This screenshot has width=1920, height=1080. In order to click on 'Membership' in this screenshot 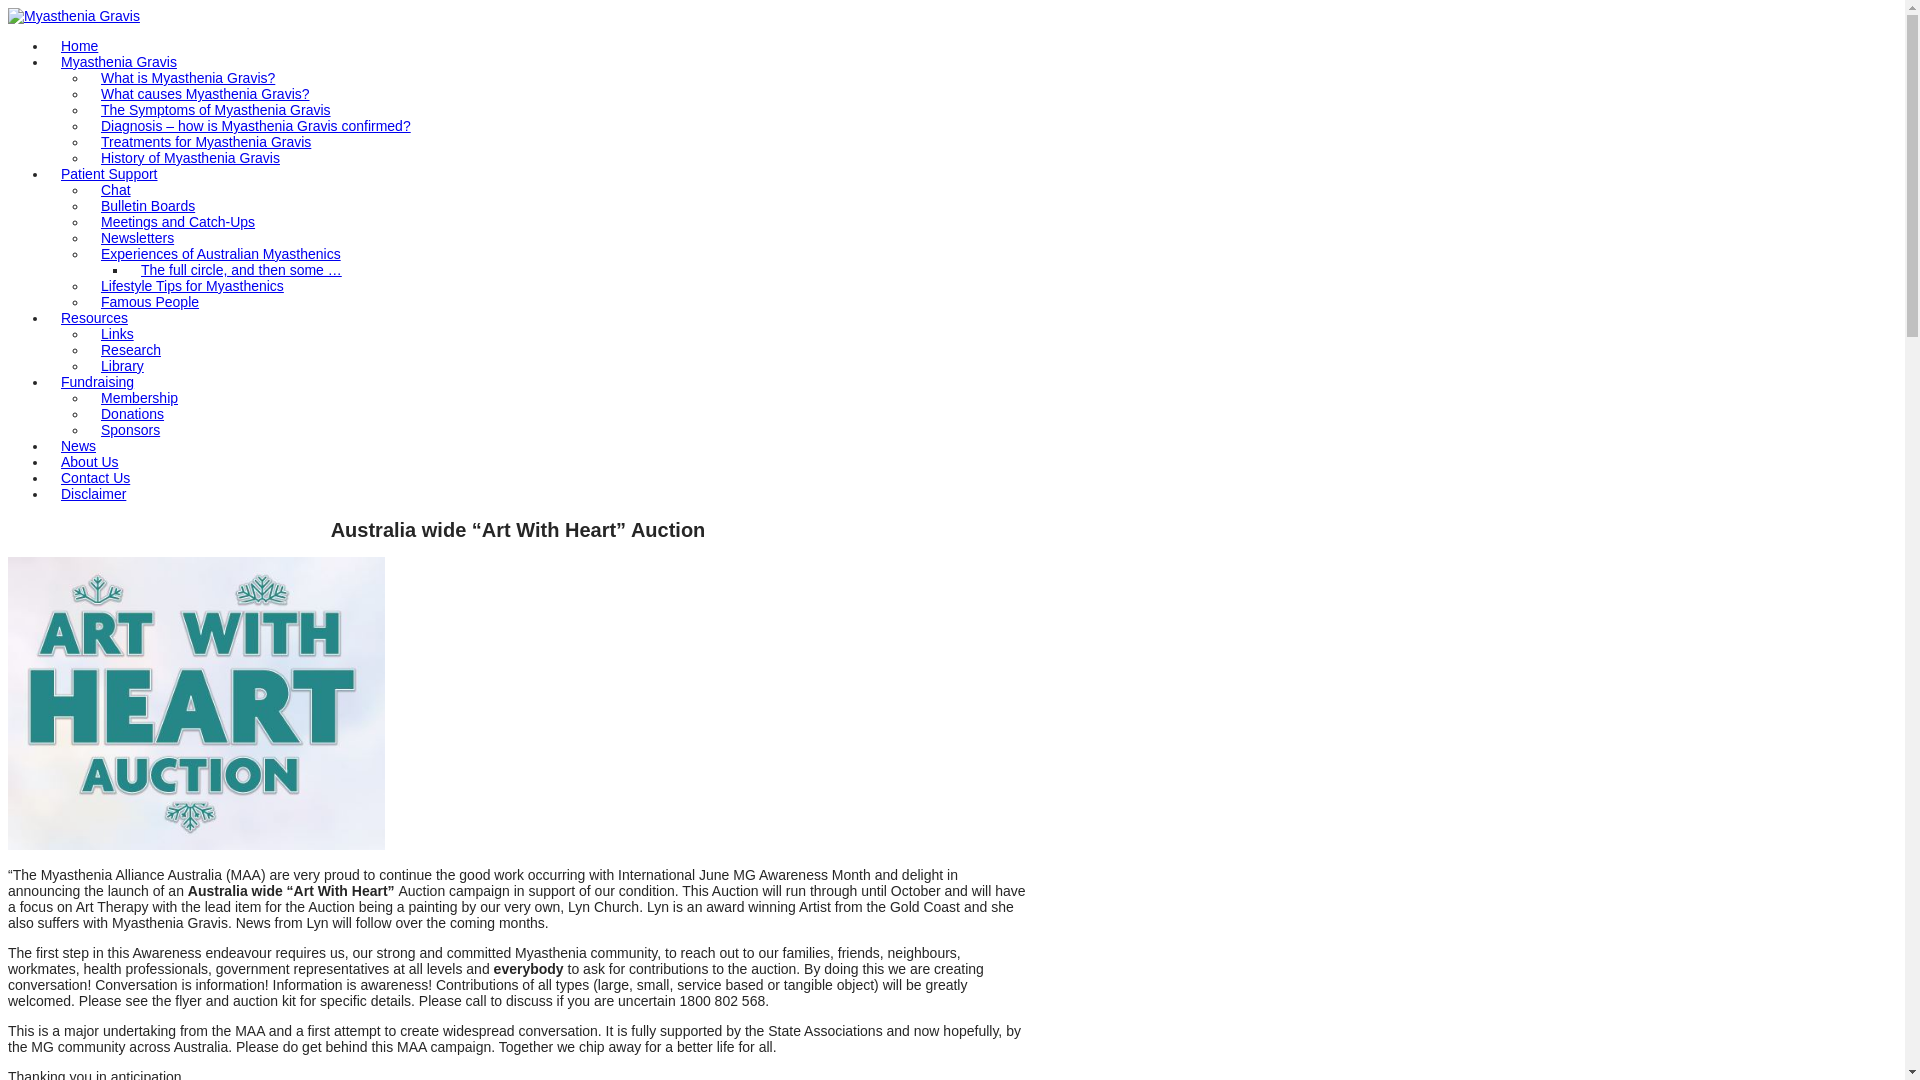, I will do `click(138, 397)`.